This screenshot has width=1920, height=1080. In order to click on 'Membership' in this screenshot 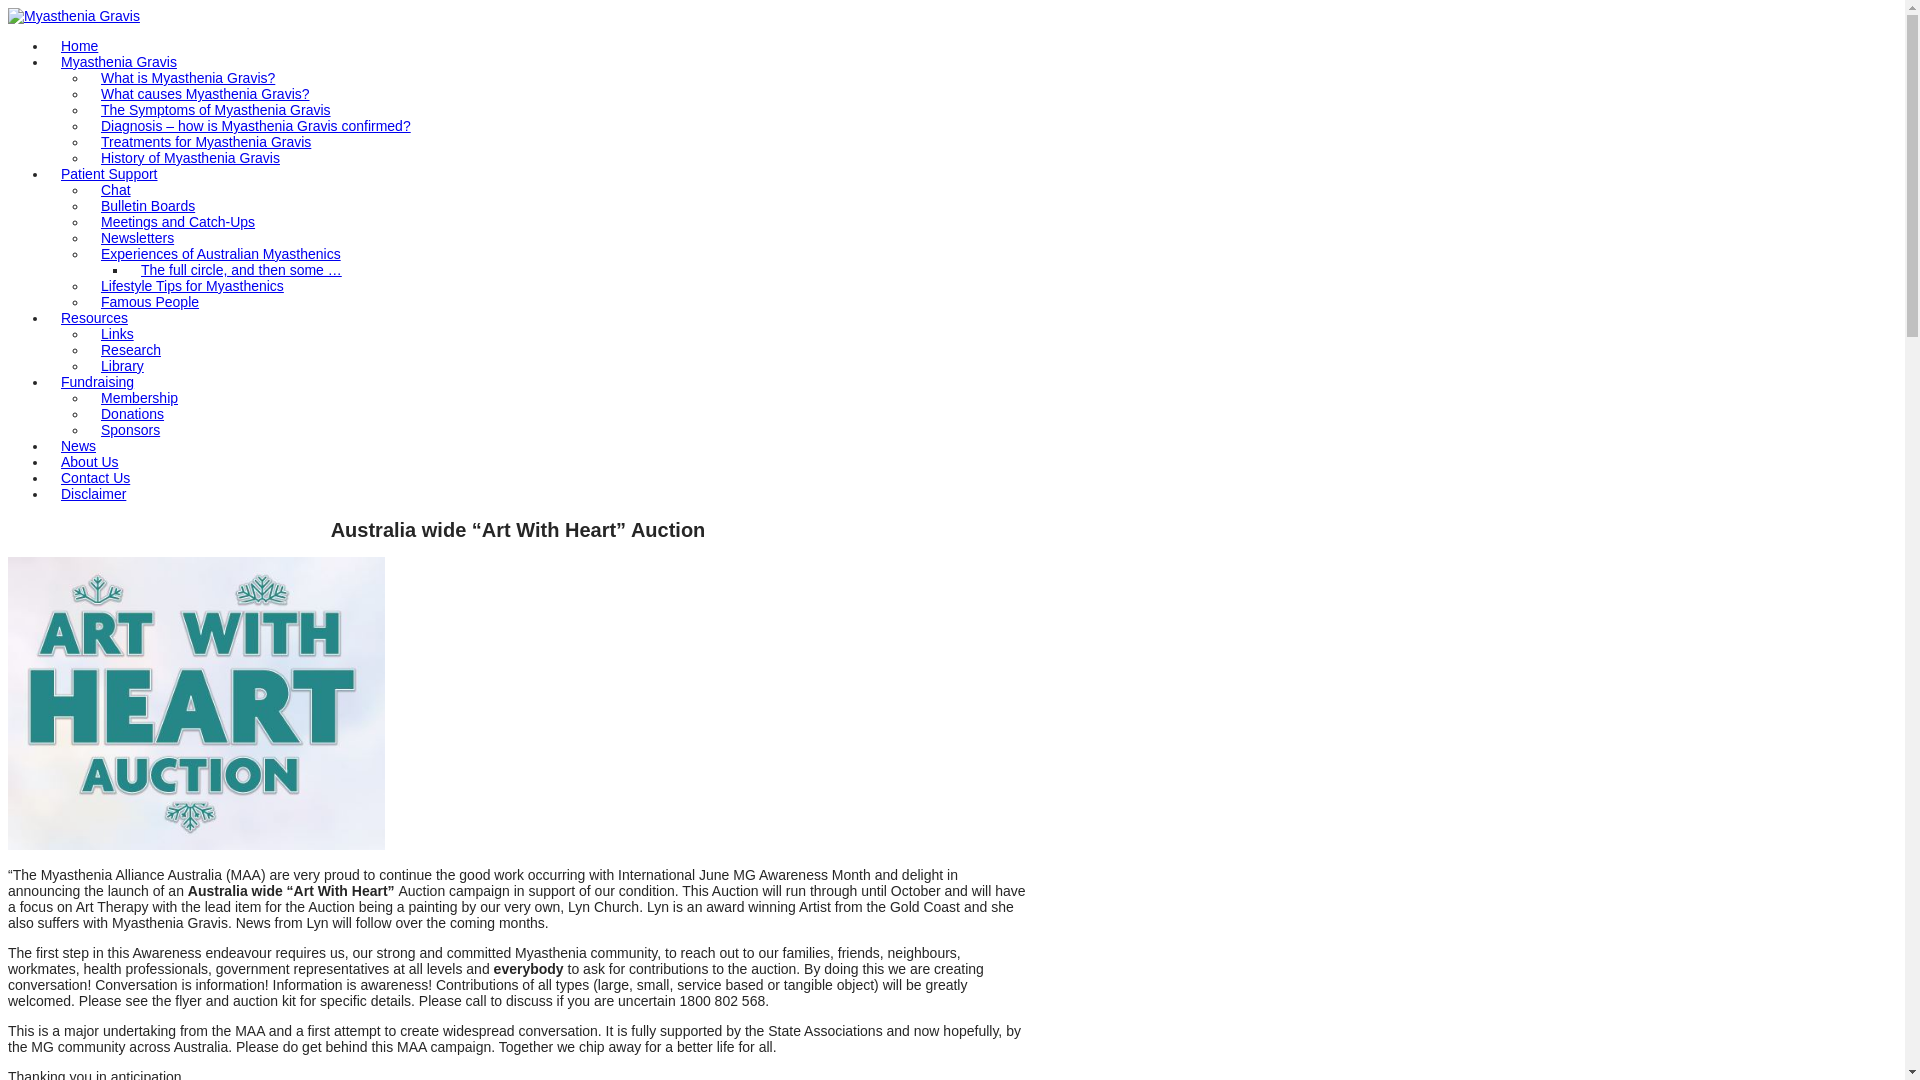, I will do `click(138, 397)`.